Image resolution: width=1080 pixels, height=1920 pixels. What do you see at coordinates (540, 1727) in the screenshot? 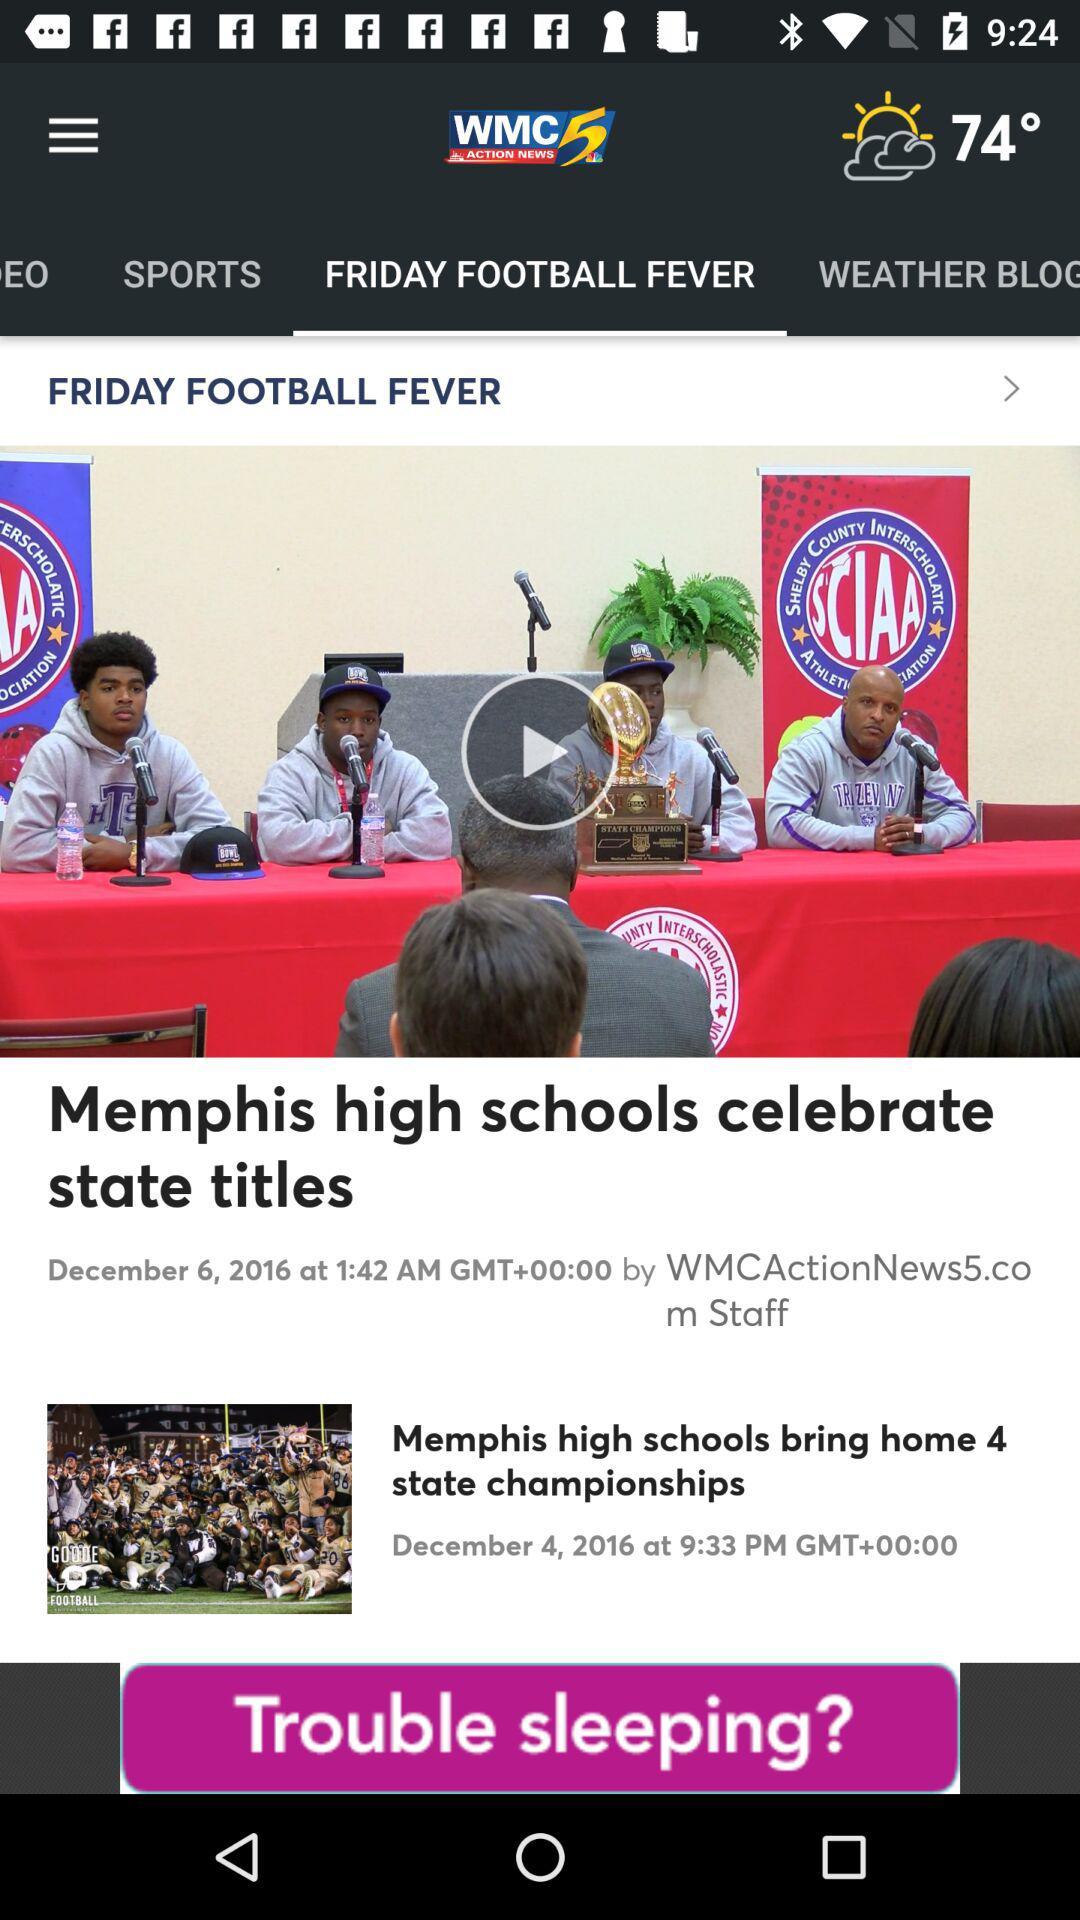
I see `open advertisement` at bounding box center [540, 1727].